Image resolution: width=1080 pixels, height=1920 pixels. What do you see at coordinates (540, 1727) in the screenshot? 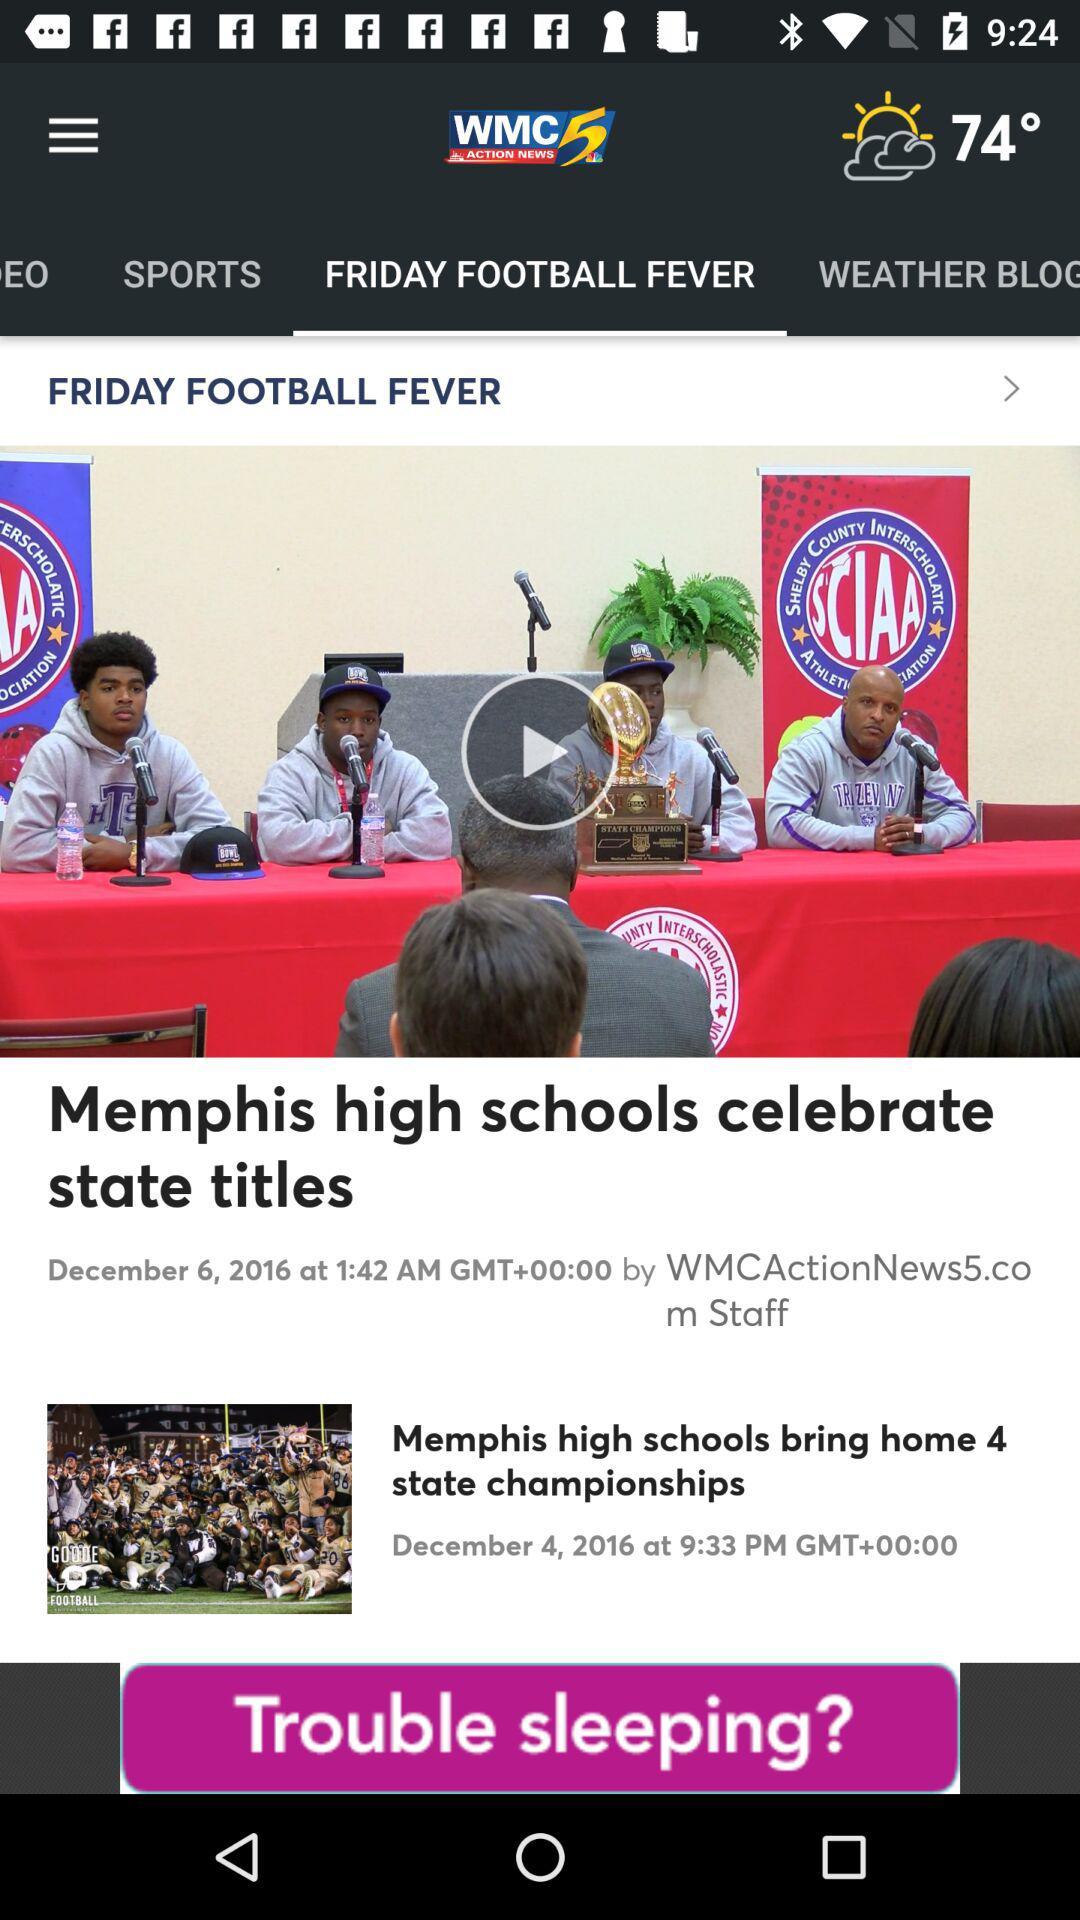
I see `open advertisement` at bounding box center [540, 1727].